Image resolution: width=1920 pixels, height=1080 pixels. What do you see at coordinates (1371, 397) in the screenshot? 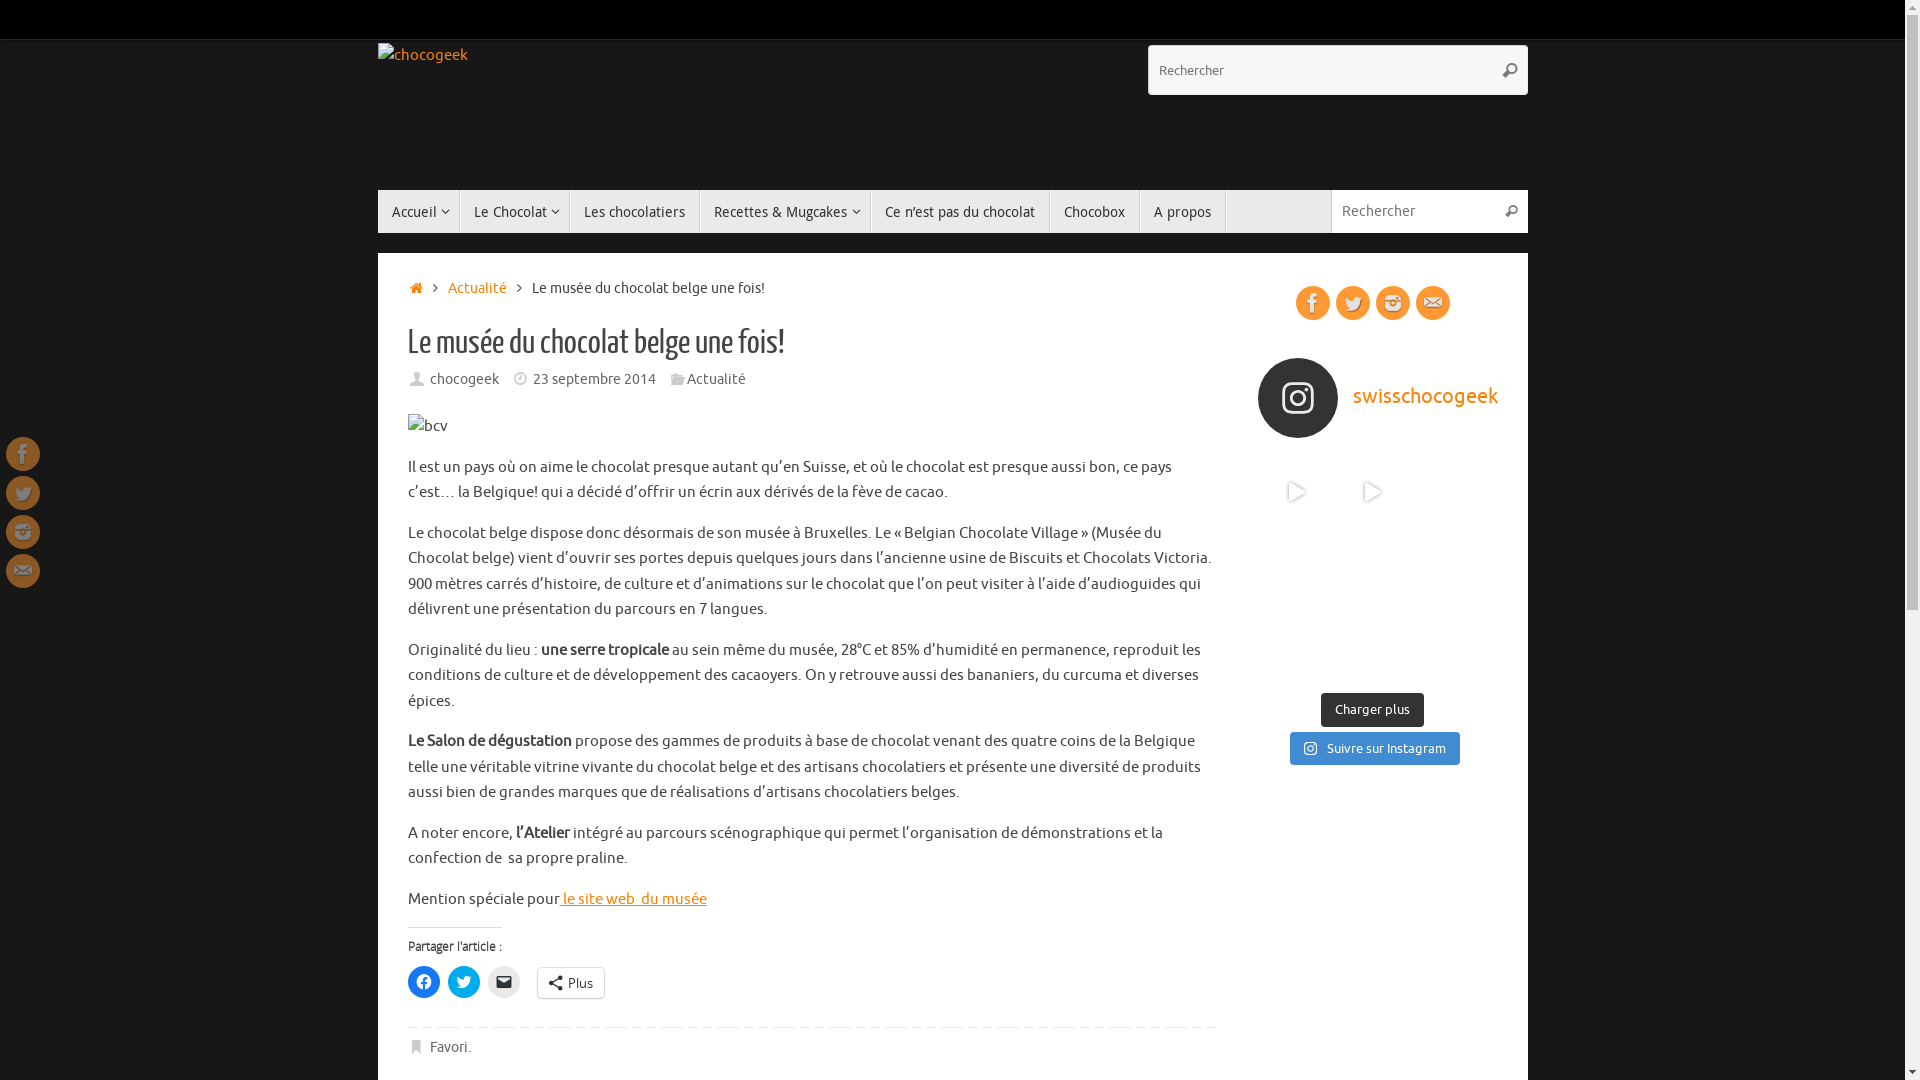
I see `'swisschocogeek'` at bounding box center [1371, 397].